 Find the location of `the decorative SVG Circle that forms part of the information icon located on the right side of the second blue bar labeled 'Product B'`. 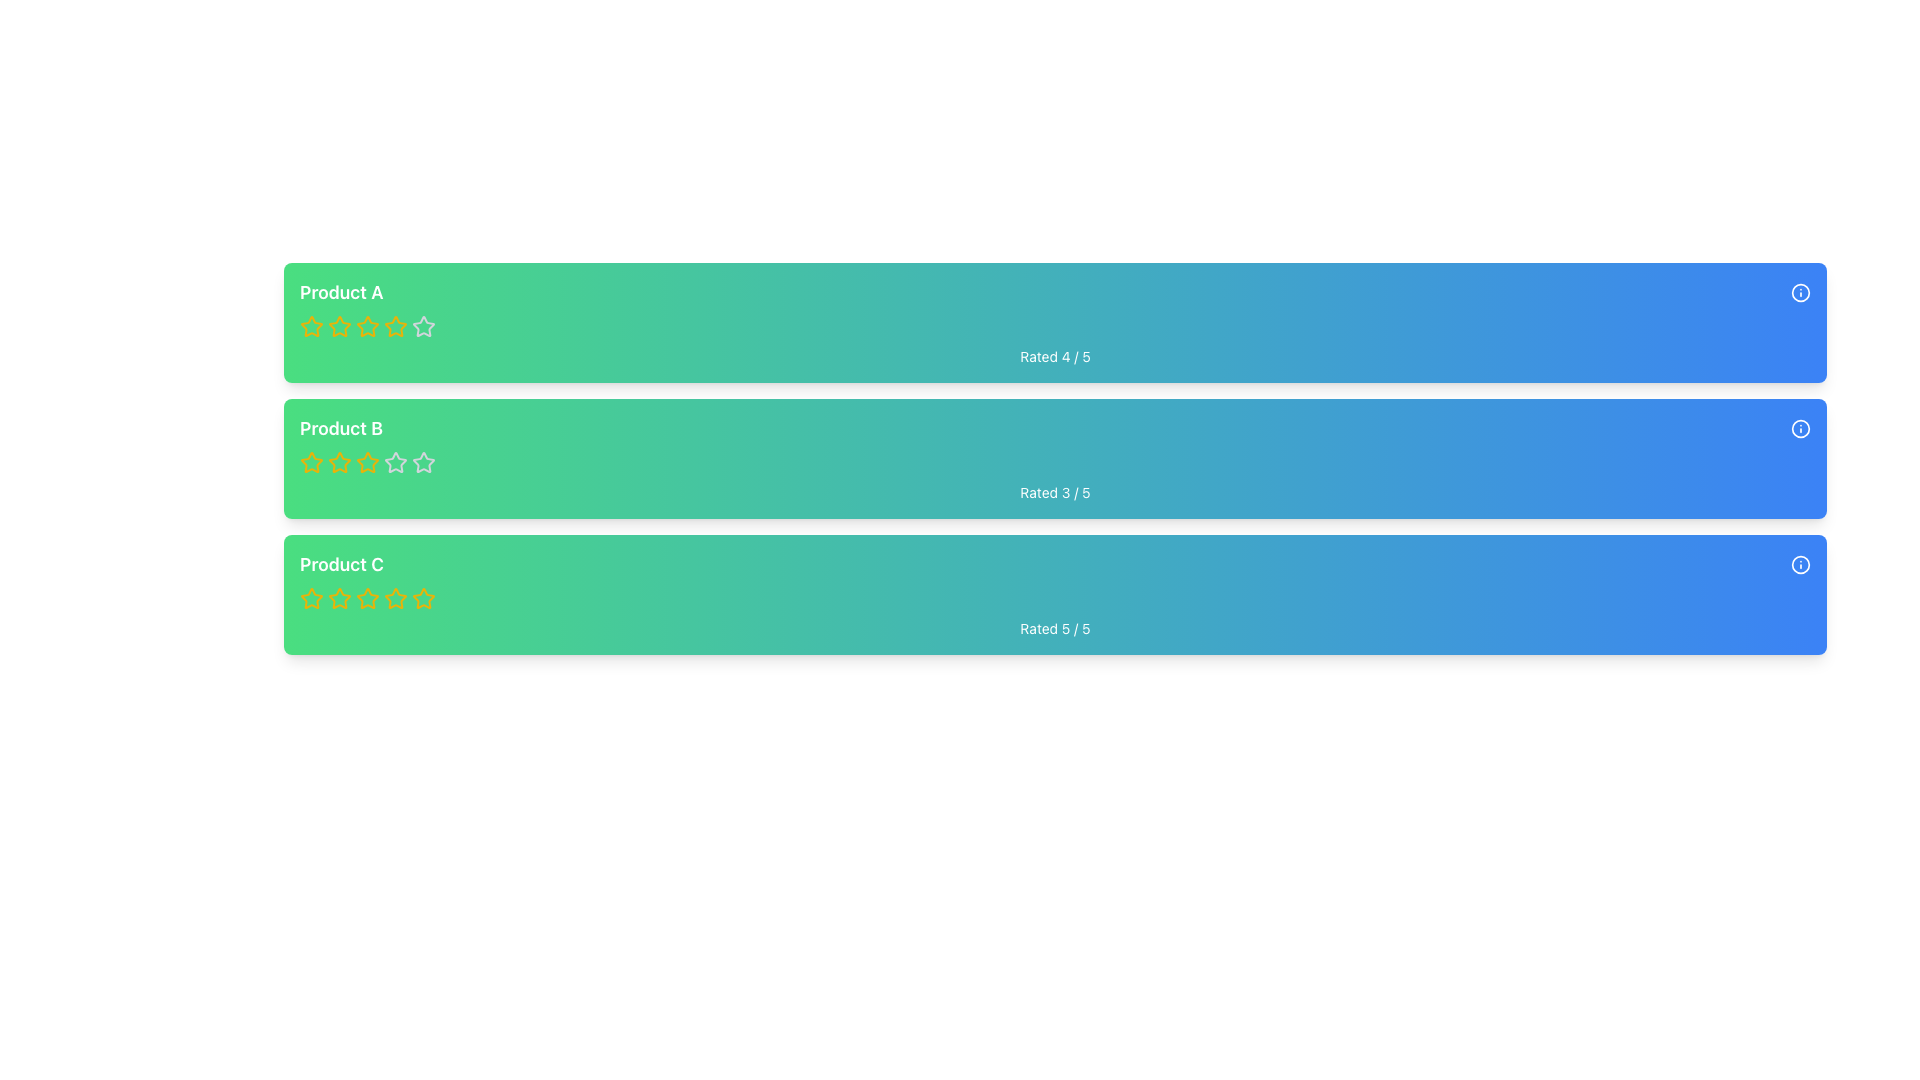

the decorative SVG Circle that forms part of the information icon located on the right side of the second blue bar labeled 'Product B' is located at coordinates (1800, 427).